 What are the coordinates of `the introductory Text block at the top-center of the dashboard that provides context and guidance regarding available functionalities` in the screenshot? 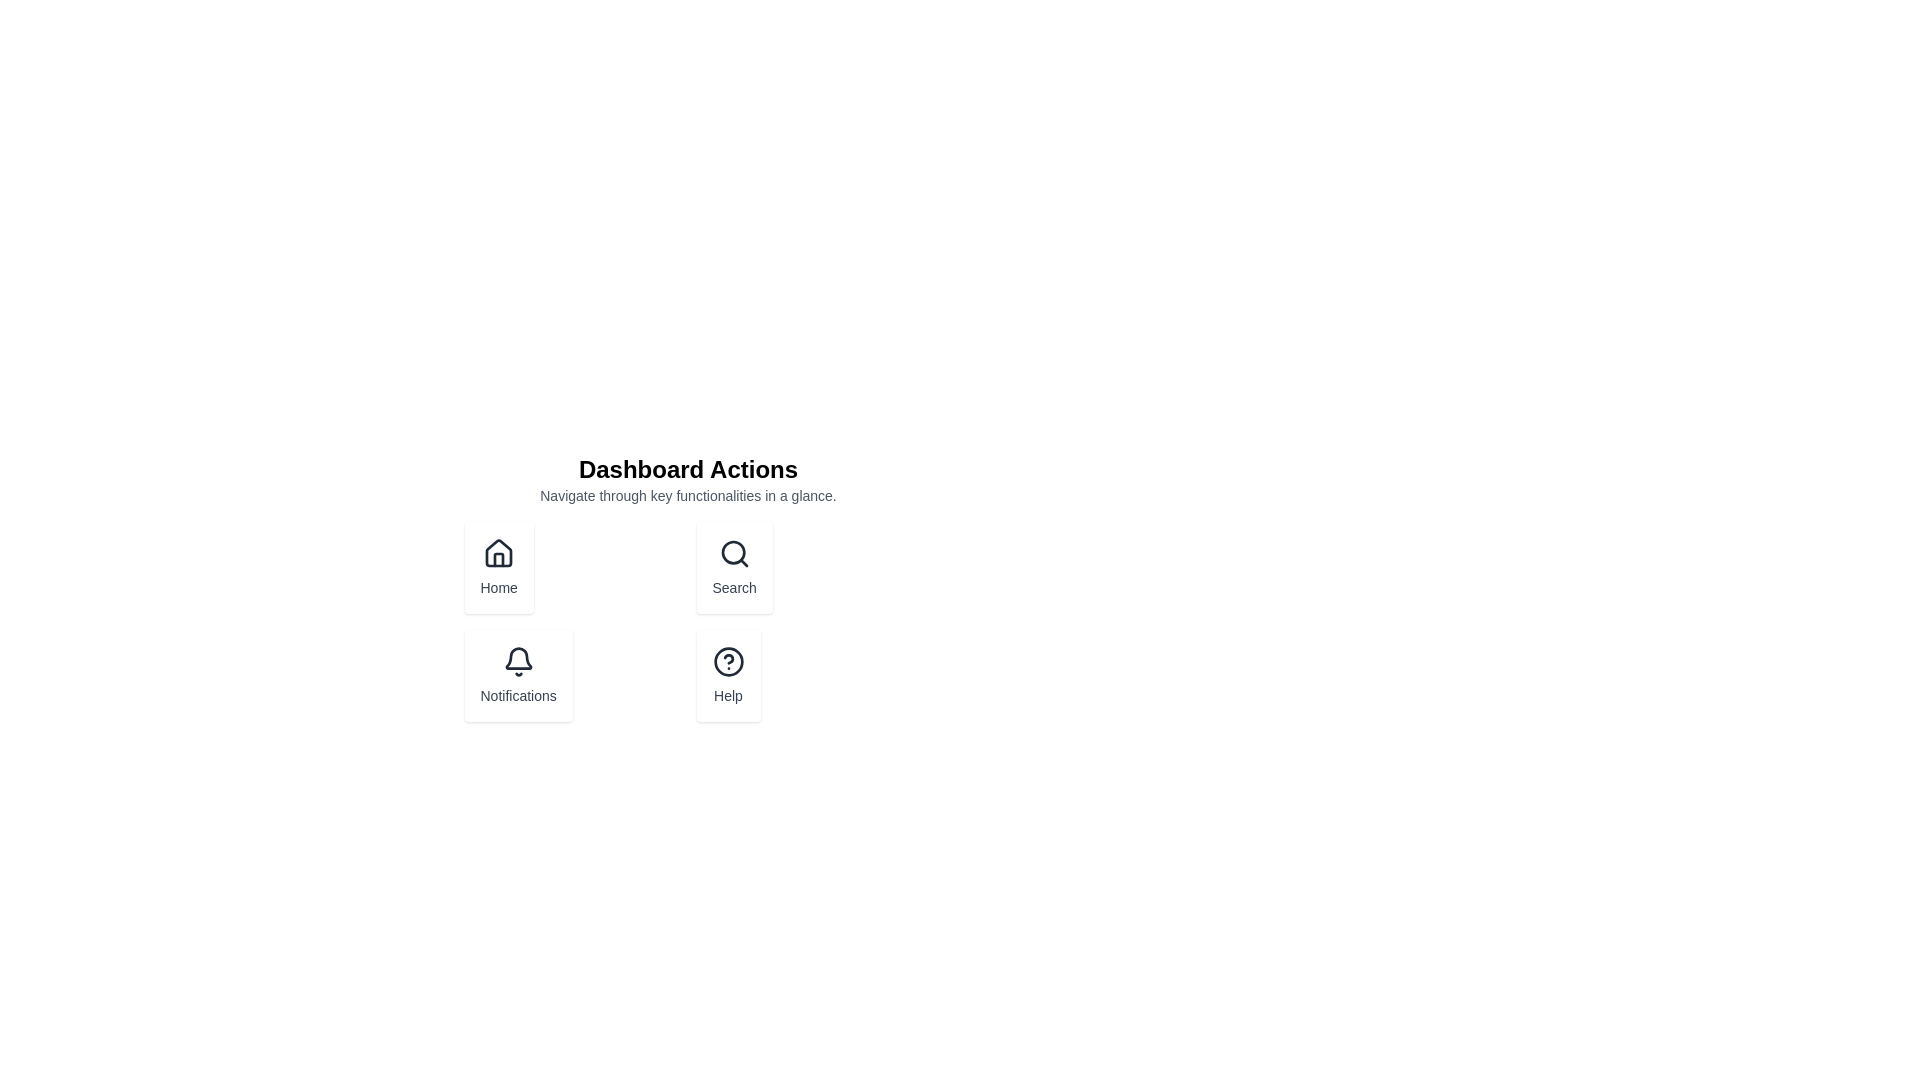 It's located at (688, 479).